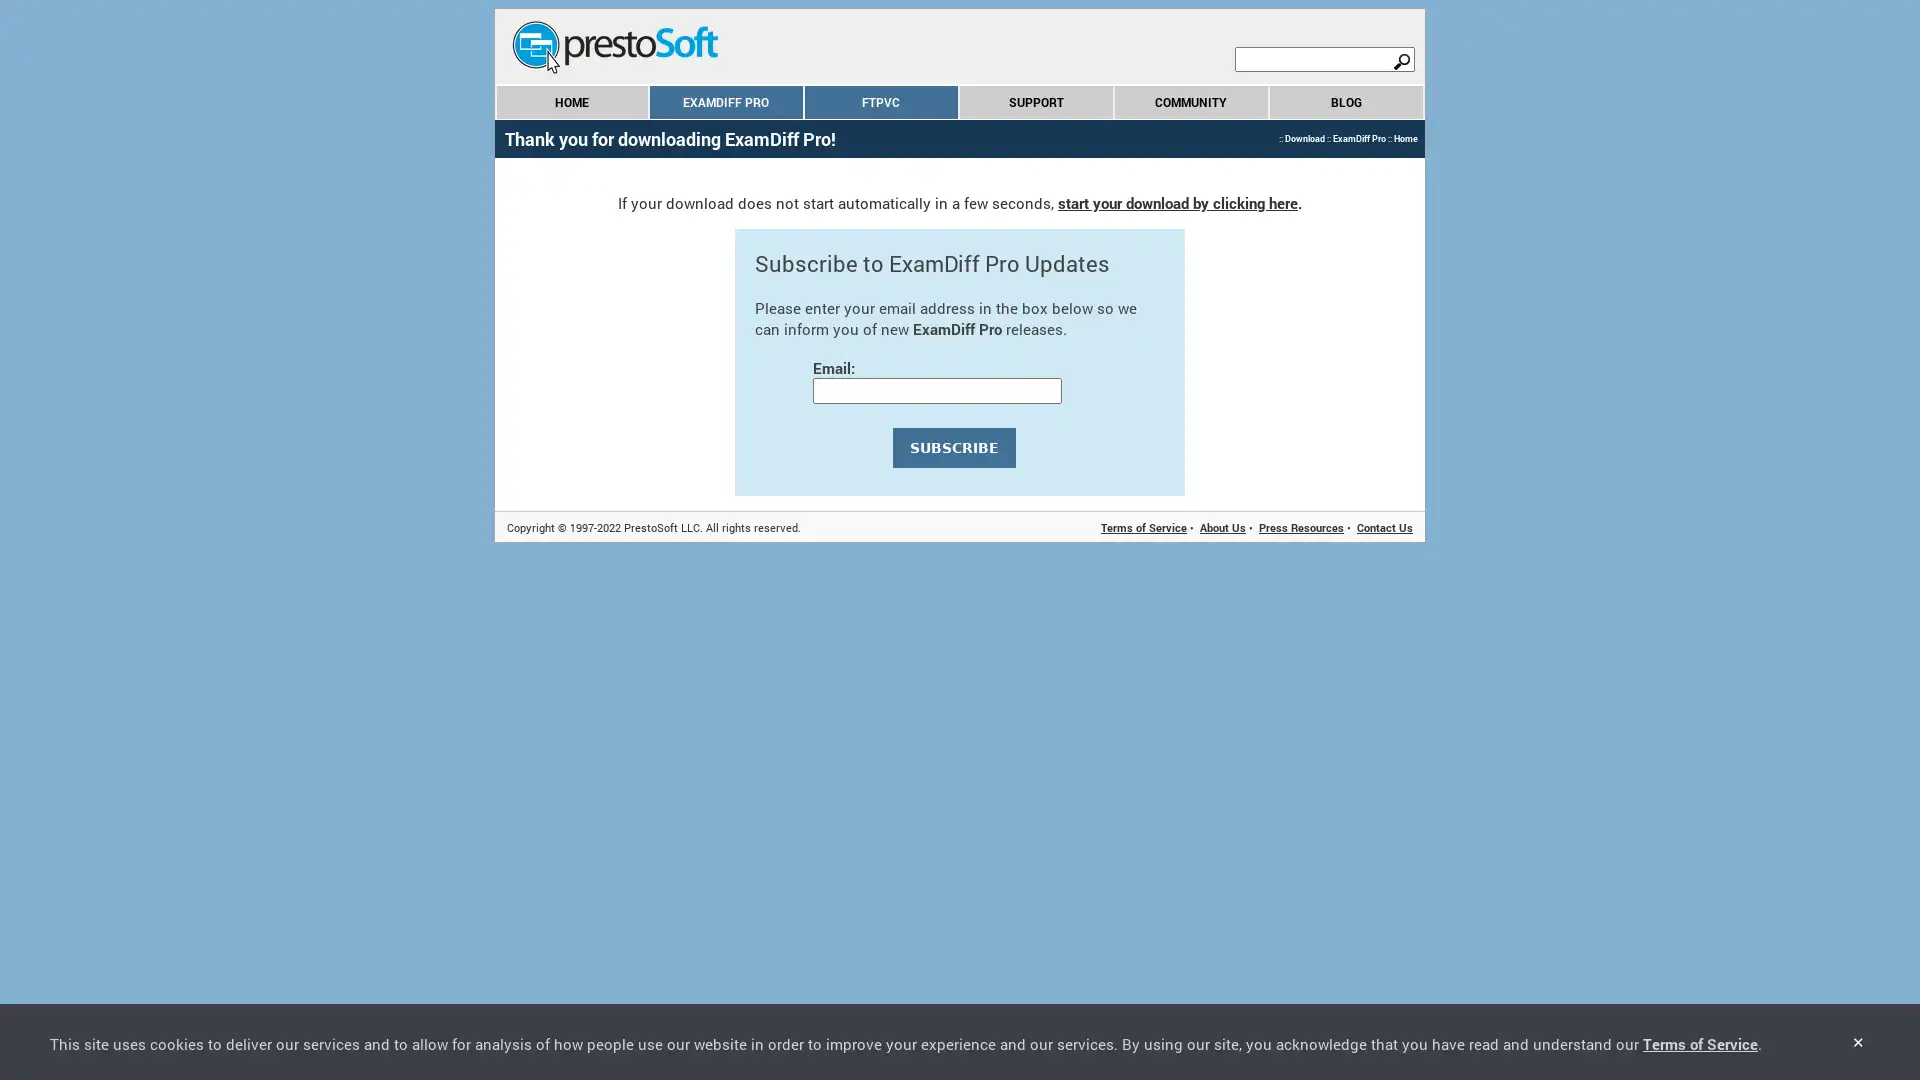  Describe the element at coordinates (952, 446) in the screenshot. I see `SUBSCRIBE` at that location.